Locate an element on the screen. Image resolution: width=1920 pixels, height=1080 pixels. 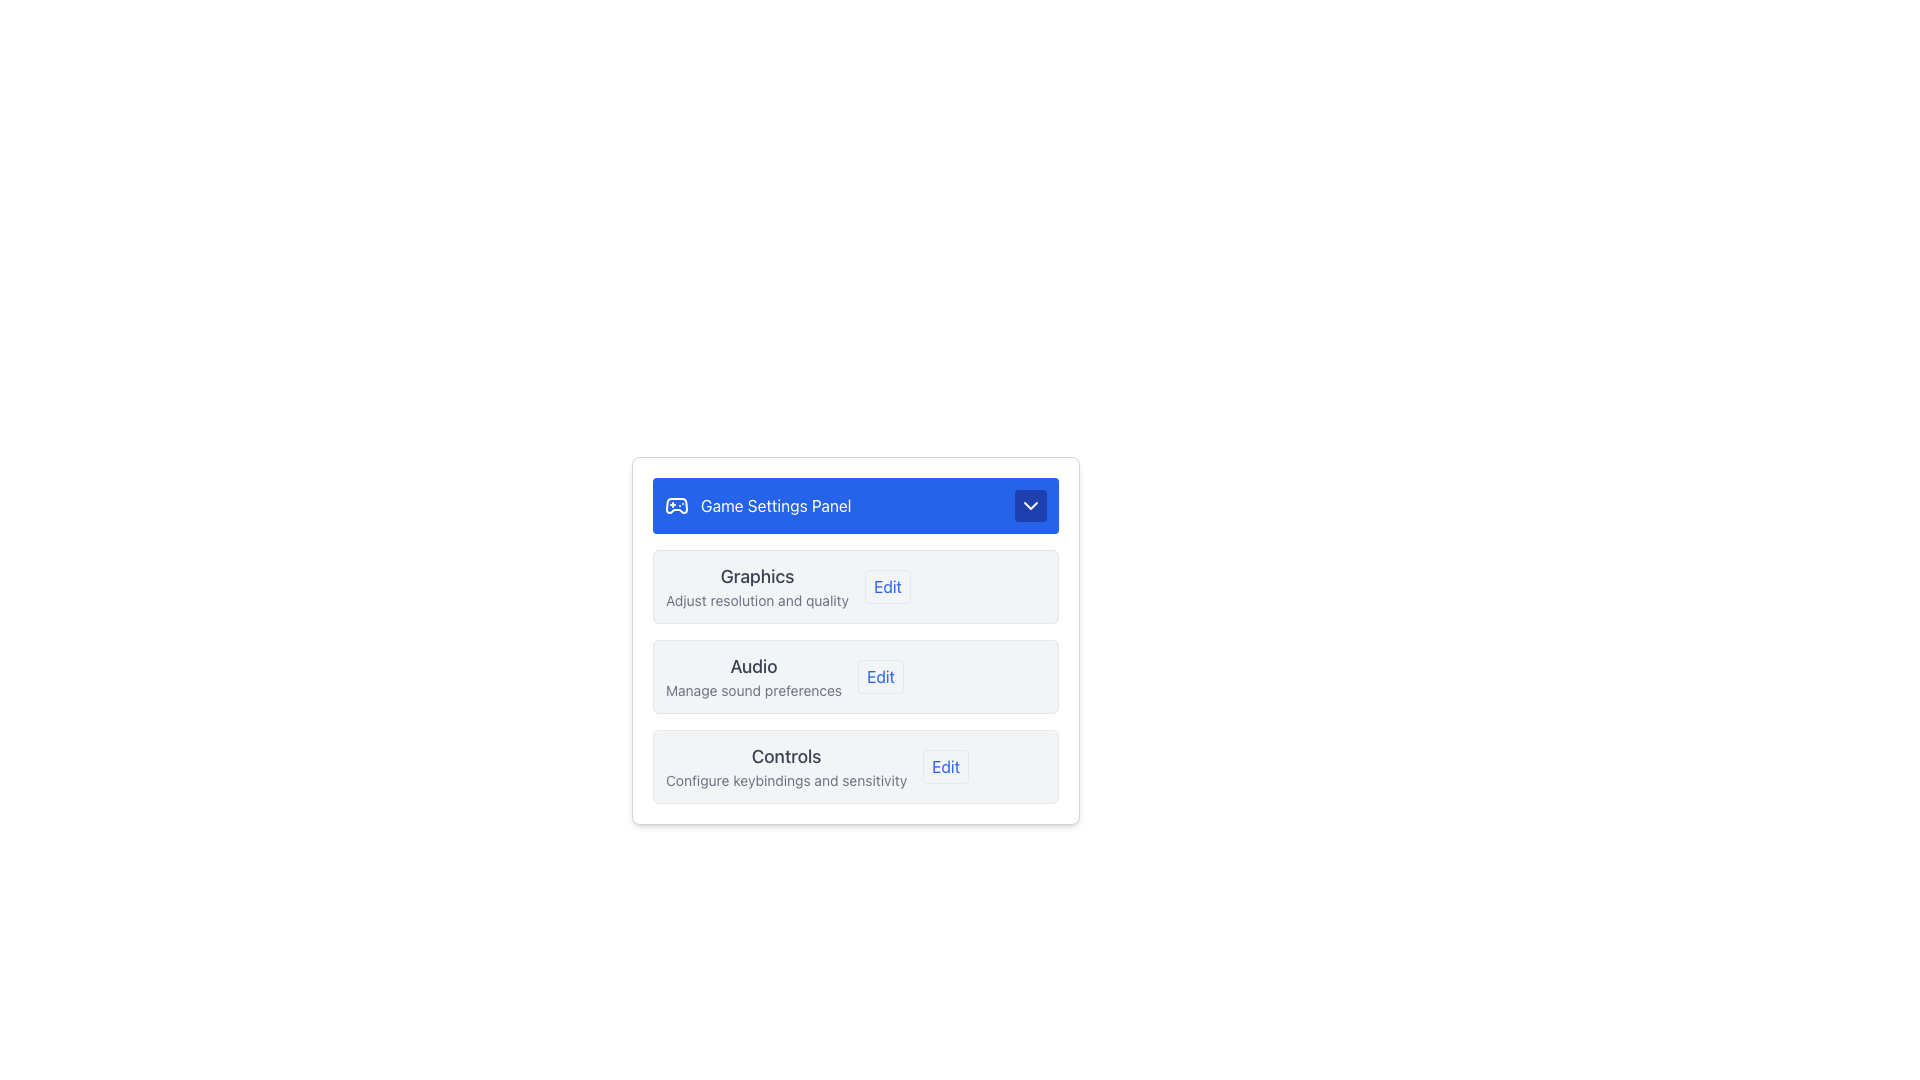
the text label displaying 'Adjust resolution and quality' located below the 'Graphics' header in the settings panel is located at coordinates (756, 600).